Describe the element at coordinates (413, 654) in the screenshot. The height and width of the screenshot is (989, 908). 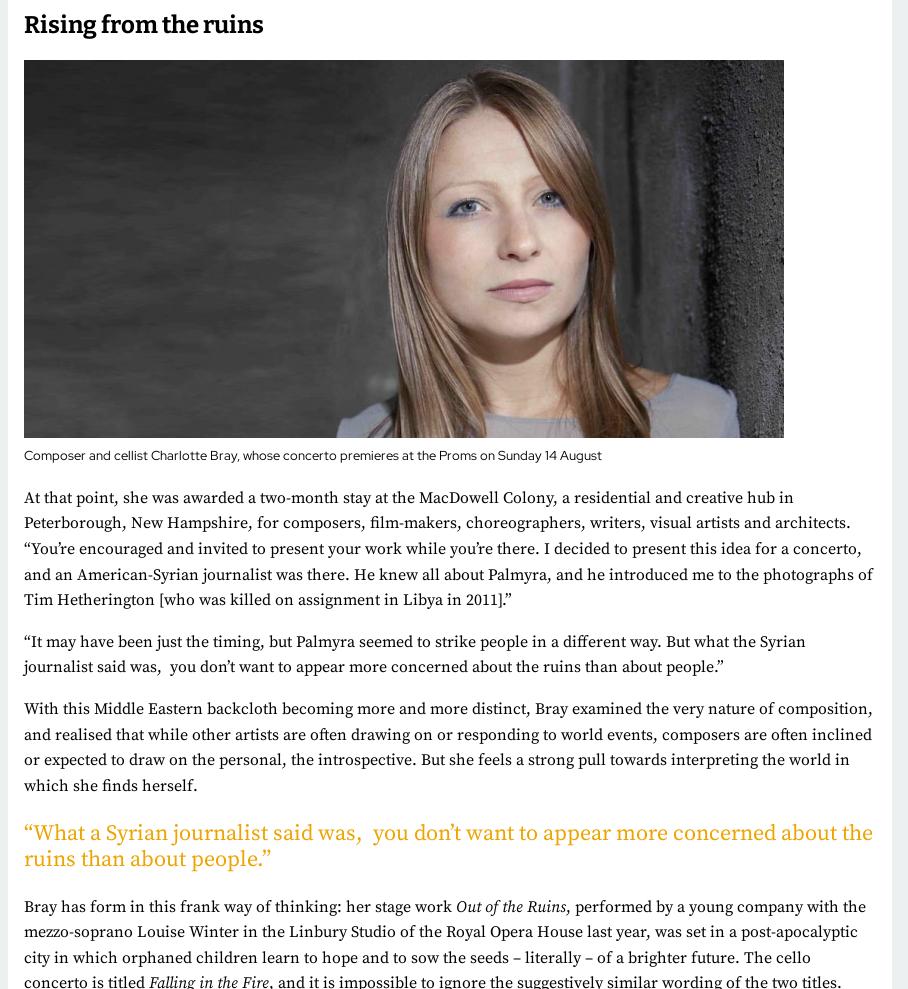
I see `'the timing, but Palmyra seemed to strike people in a different way. But what the Syrian journalist said was,  you don’t want to appear more concerned about the ruins than about people.”'` at that location.